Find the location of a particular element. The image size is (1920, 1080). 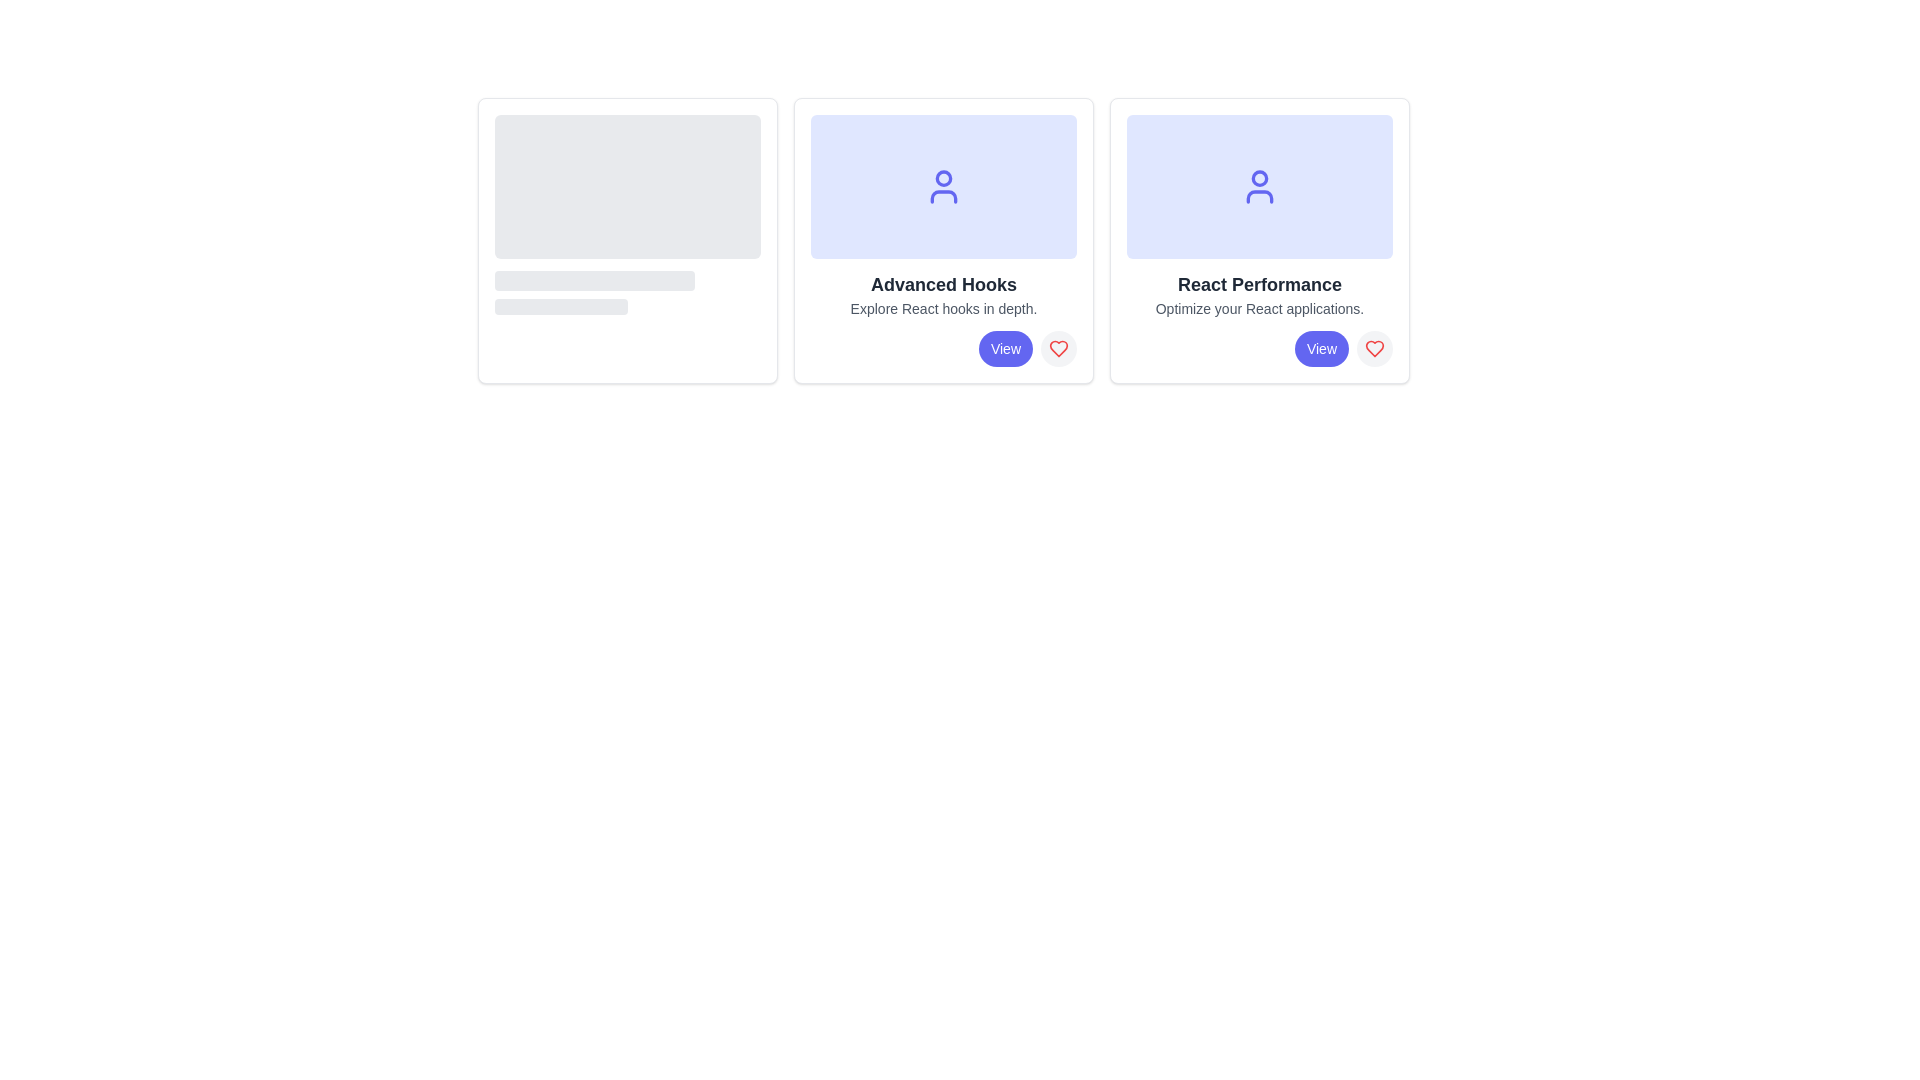

the 'favorite' icon located in the bottom right corner of the 'Advanced Hooks' card is located at coordinates (1058, 347).